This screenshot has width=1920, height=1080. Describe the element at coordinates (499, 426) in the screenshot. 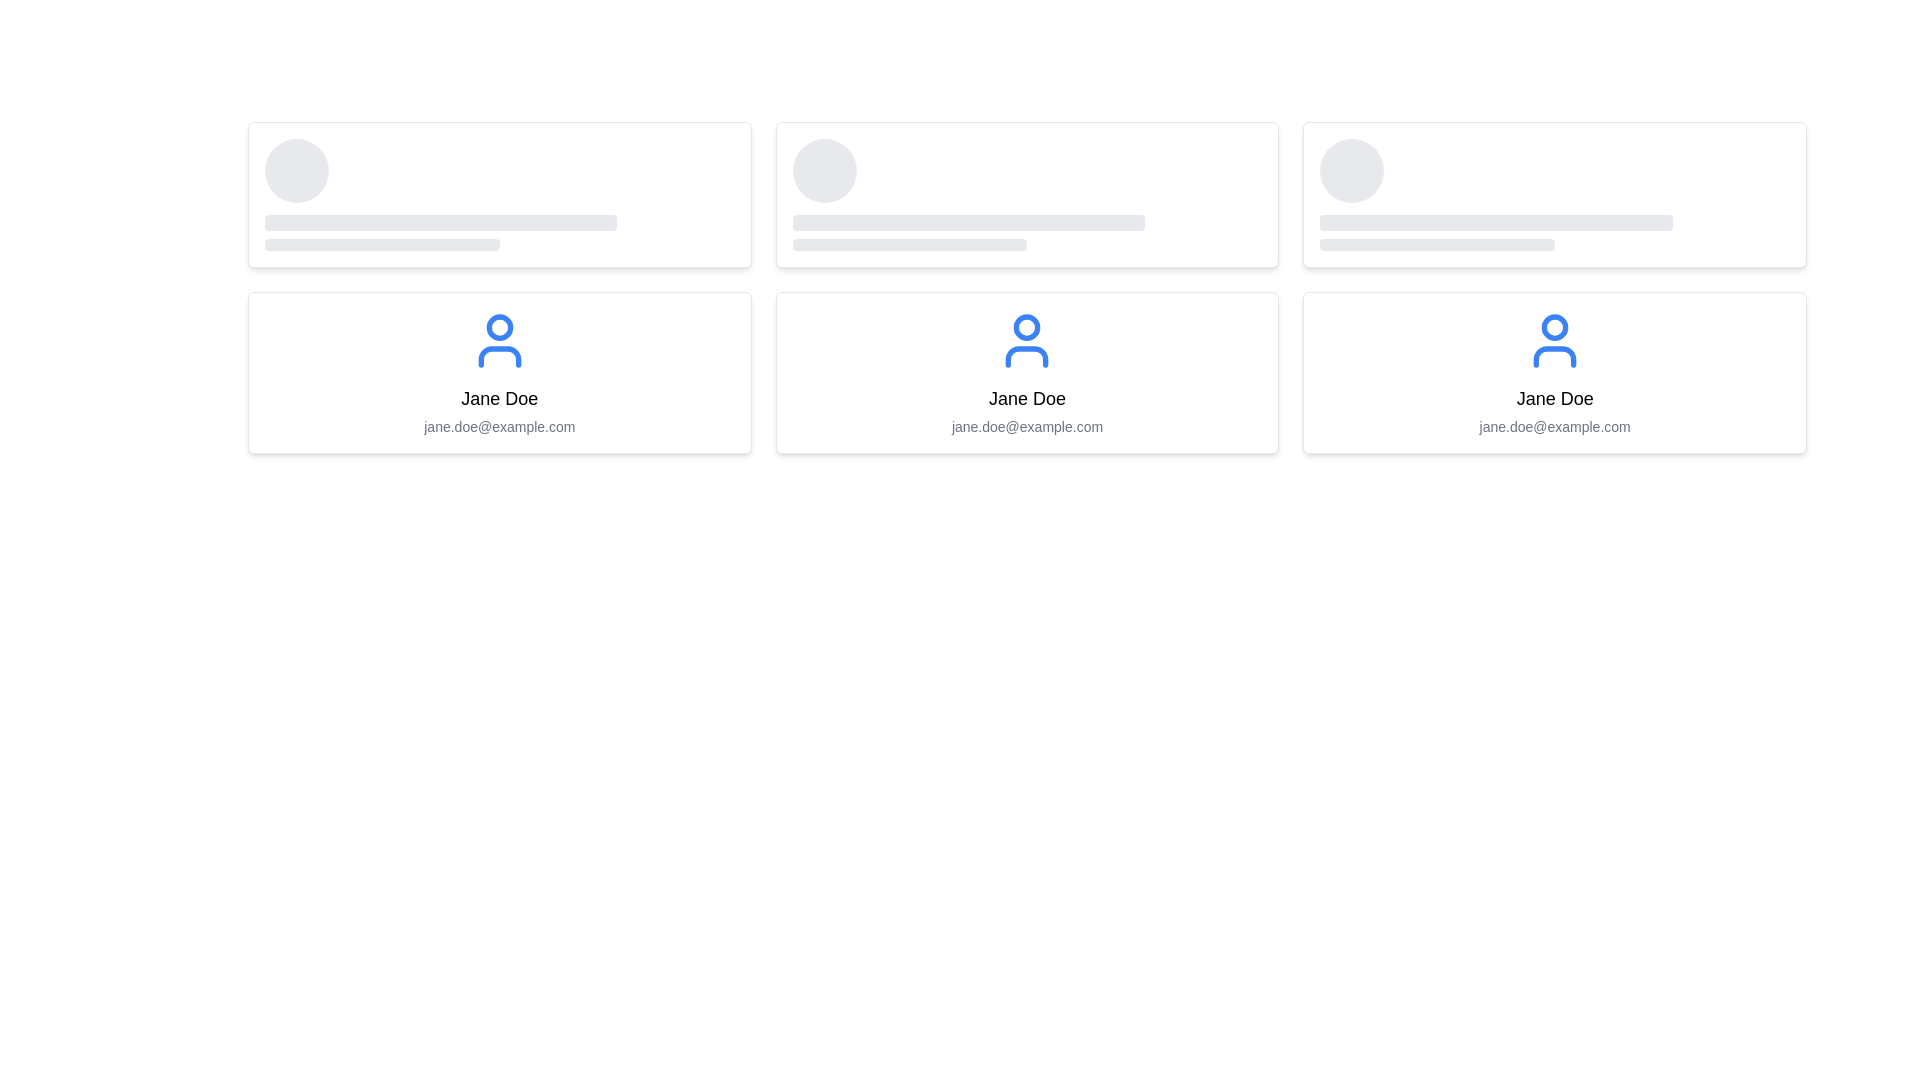

I see `user's email address displayed in the bottom section of the card, located directly below the name 'Jane Doe'` at that location.